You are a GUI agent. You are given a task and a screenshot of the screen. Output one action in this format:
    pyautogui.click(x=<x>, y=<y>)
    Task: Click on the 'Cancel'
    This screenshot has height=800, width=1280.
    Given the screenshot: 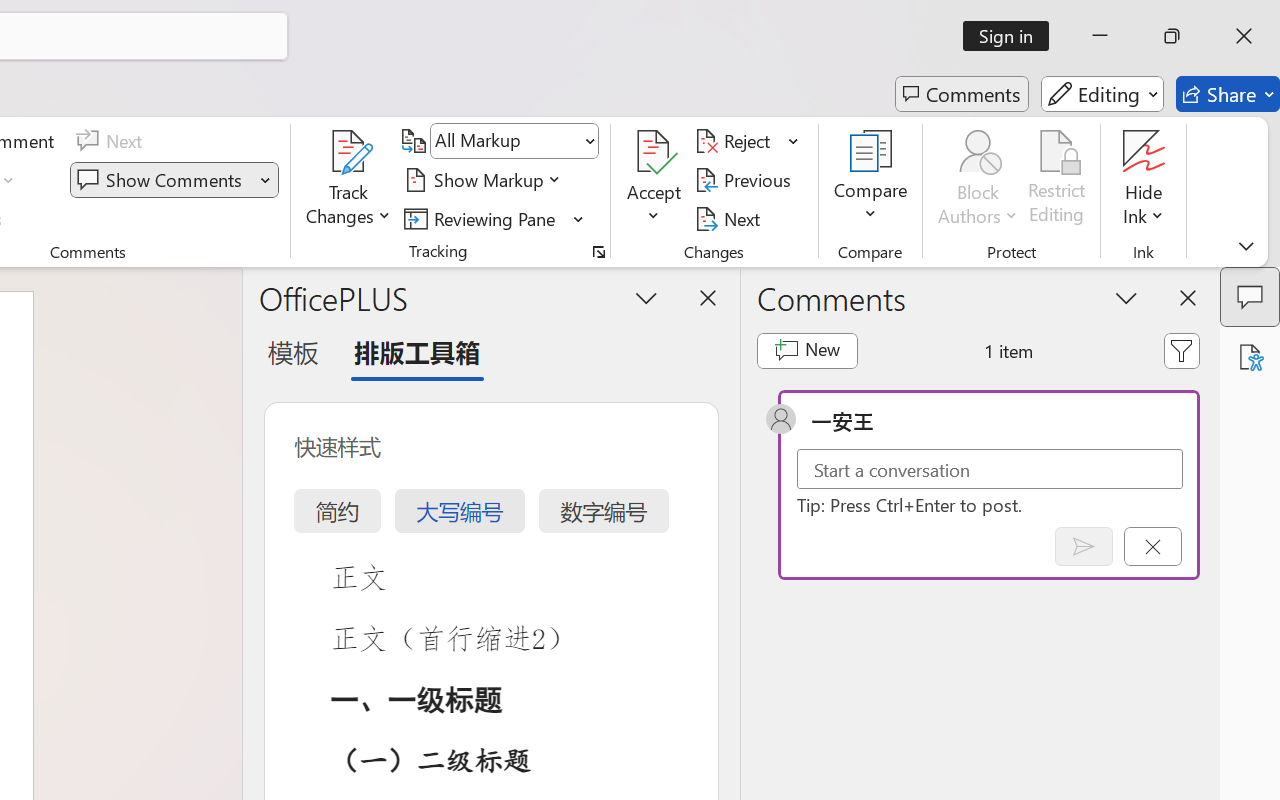 What is the action you would take?
    pyautogui.click(x=1152, y=546)
    